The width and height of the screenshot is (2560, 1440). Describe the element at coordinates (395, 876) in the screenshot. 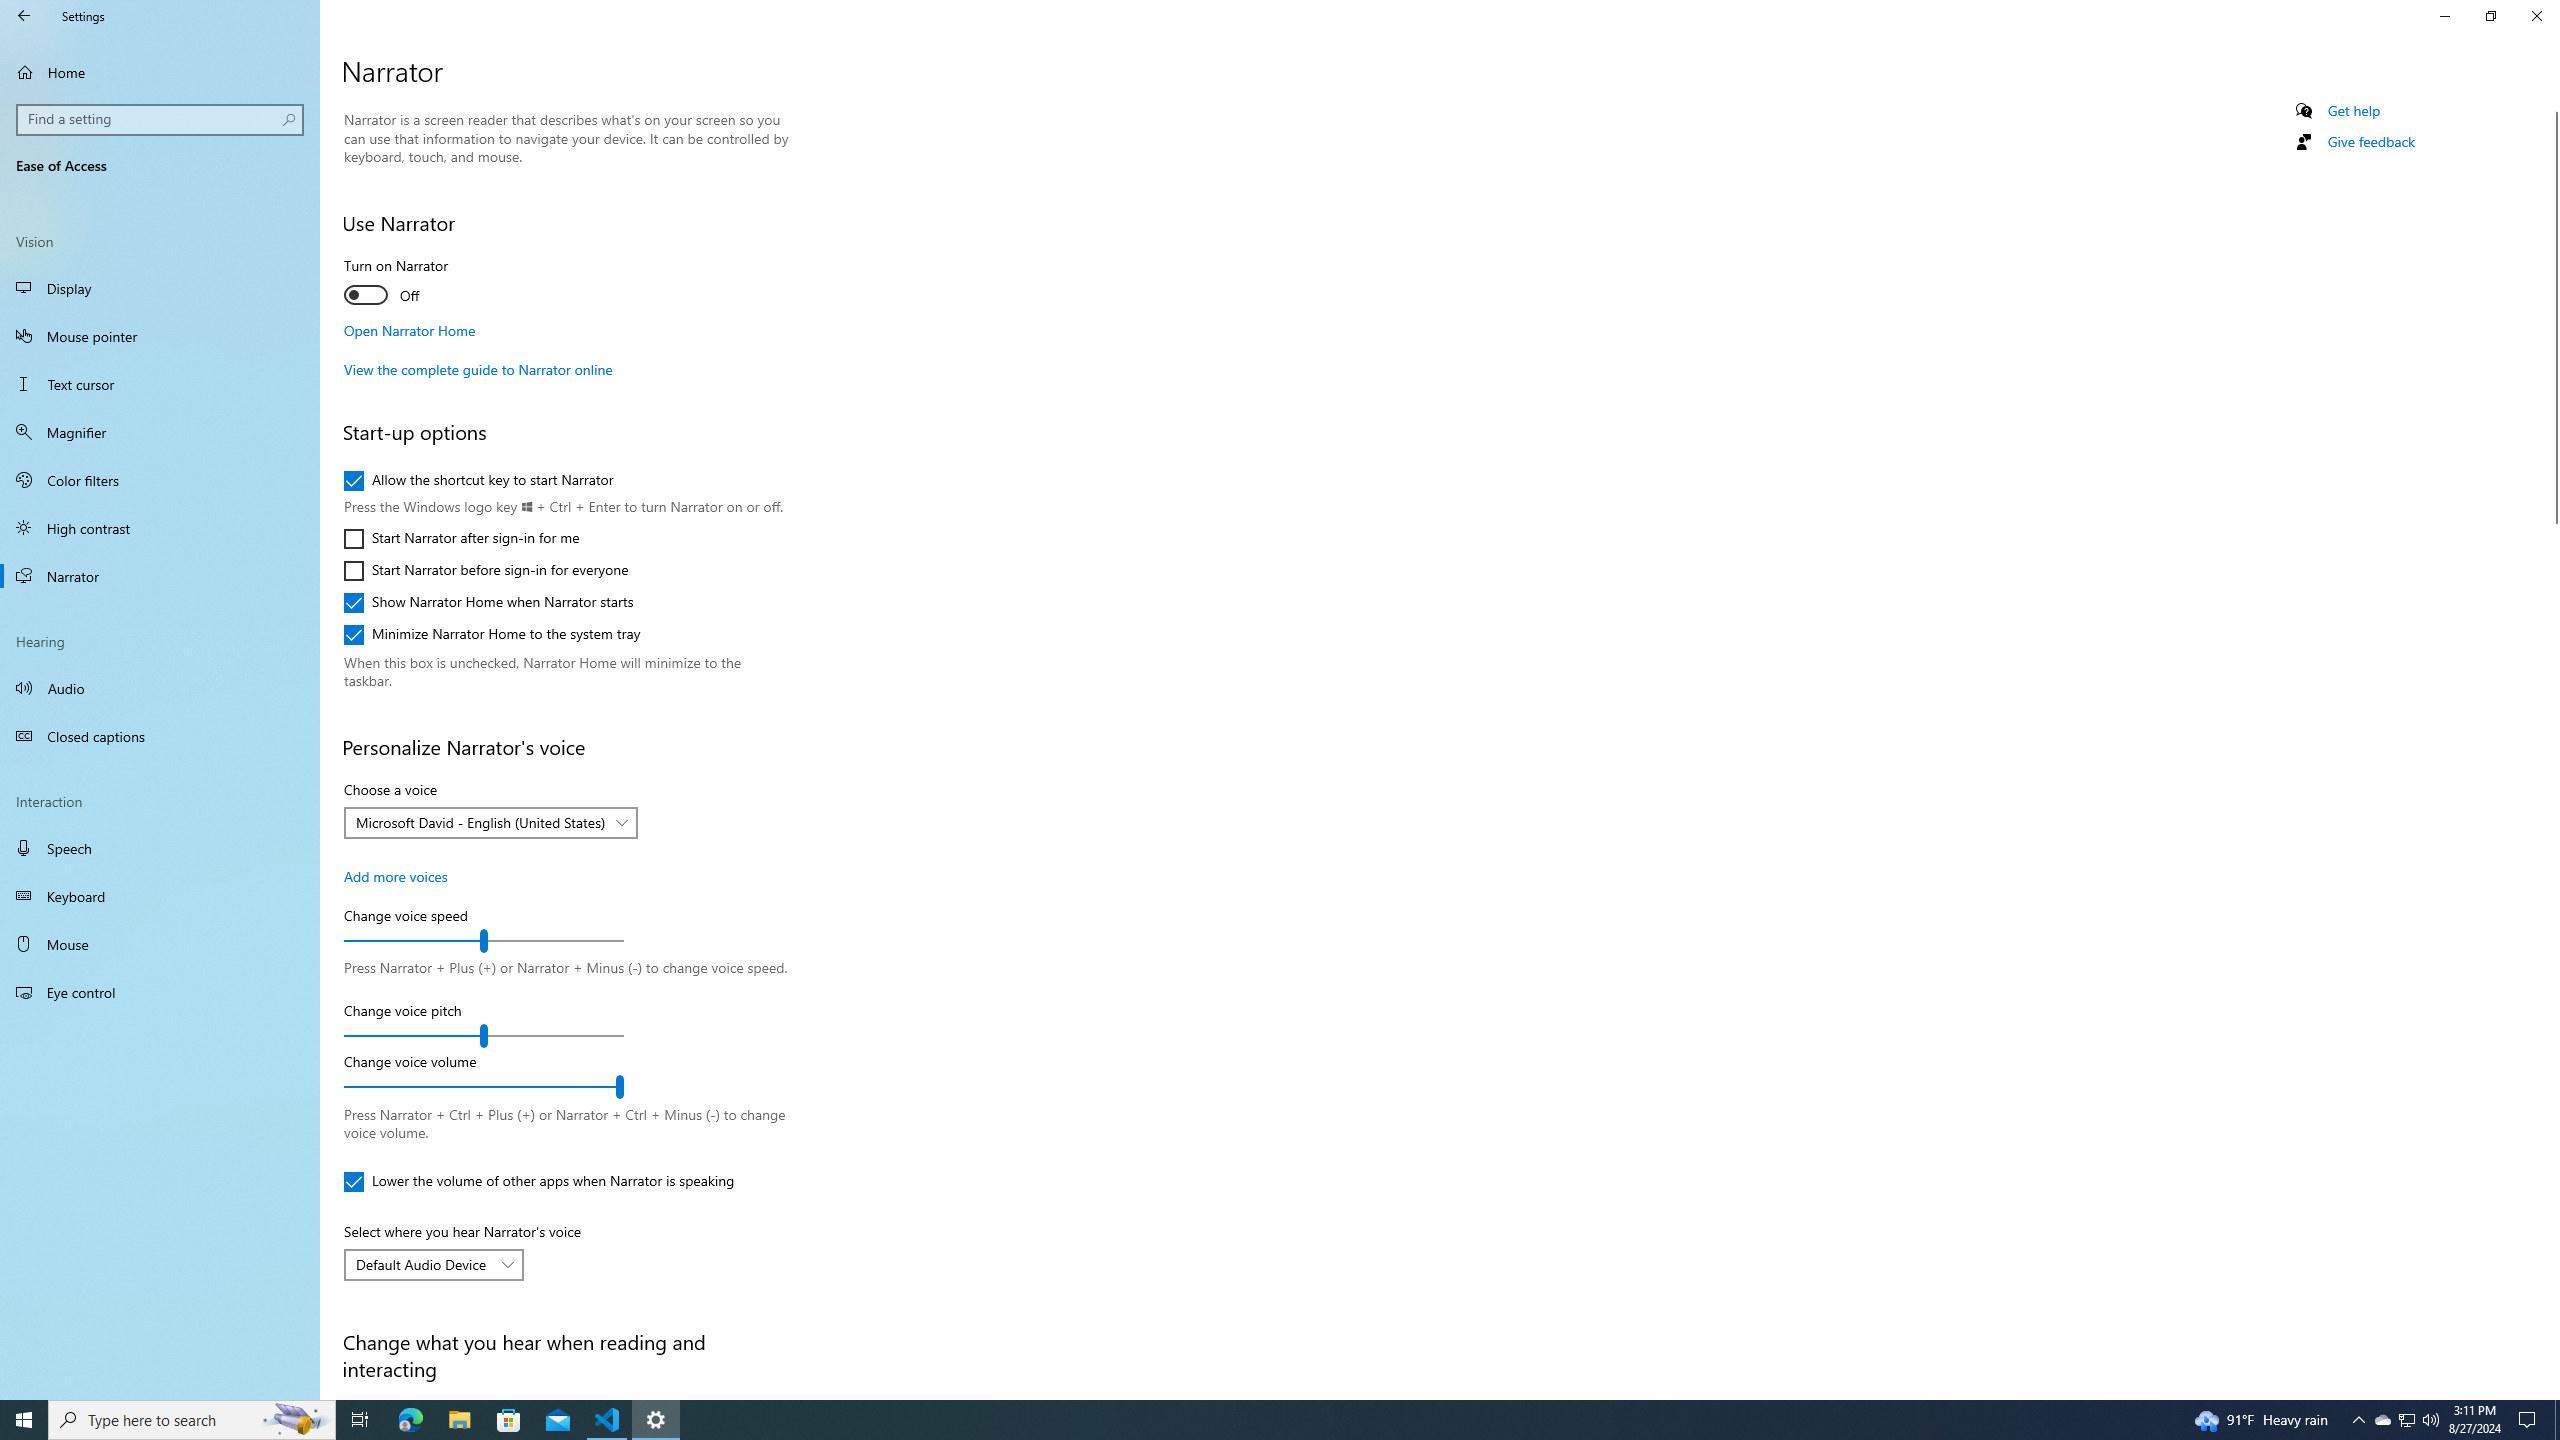

I see `'Add more voices'` at that location.